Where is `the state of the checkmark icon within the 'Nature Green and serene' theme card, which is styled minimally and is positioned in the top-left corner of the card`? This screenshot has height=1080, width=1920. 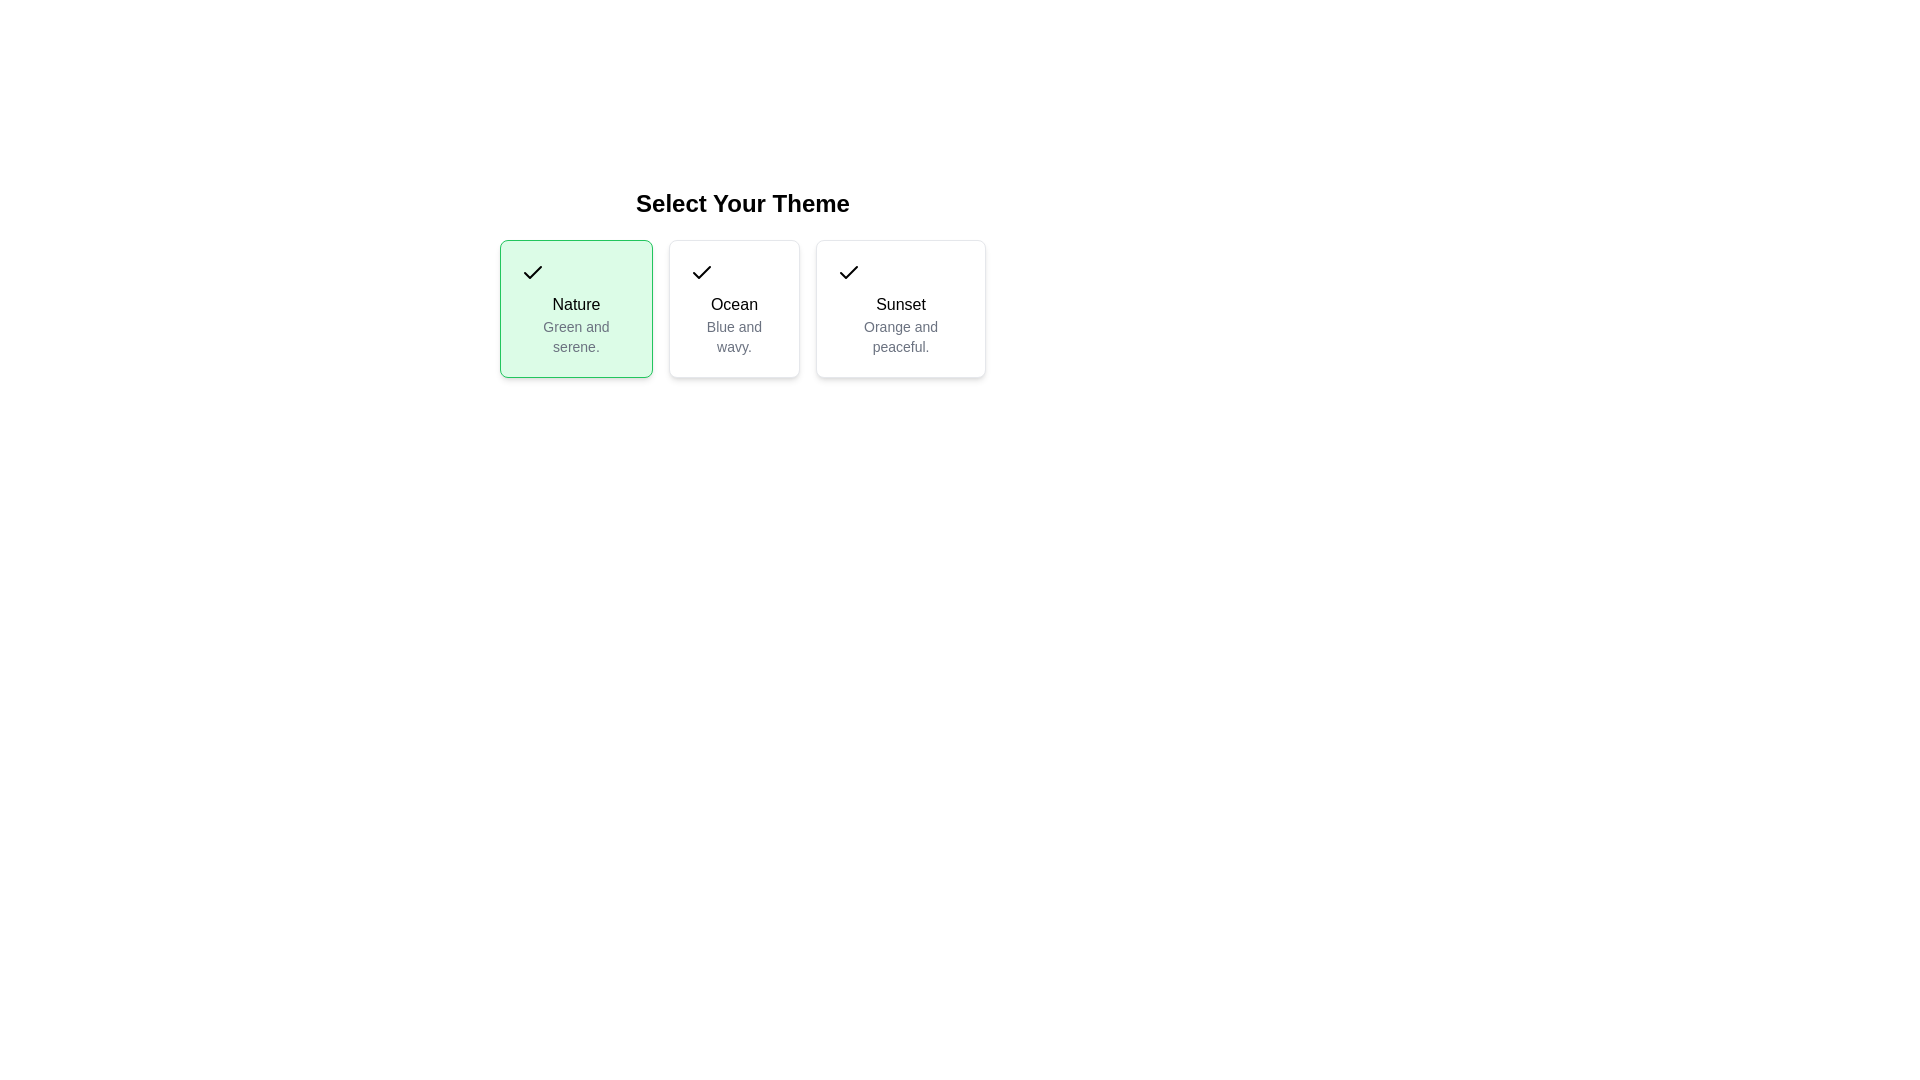 the state of the checkmark icon within the 'Nature Green and serene' theme card, which is styled minimally and is positioned in the top-left corner of the card is located at coordinates (849, 272).